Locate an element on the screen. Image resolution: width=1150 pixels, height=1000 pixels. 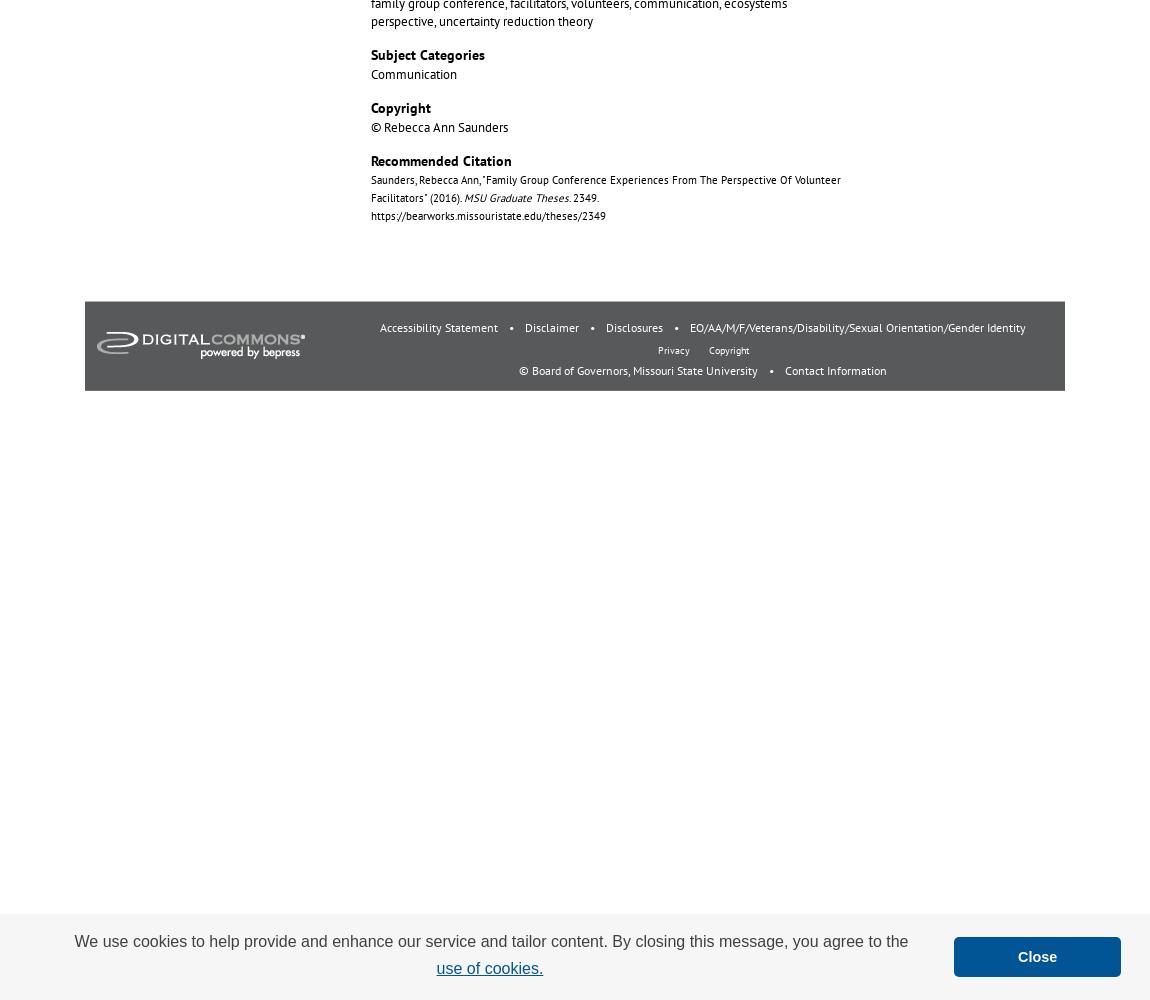
'Disclosures' is located at coordinates (634, 326).